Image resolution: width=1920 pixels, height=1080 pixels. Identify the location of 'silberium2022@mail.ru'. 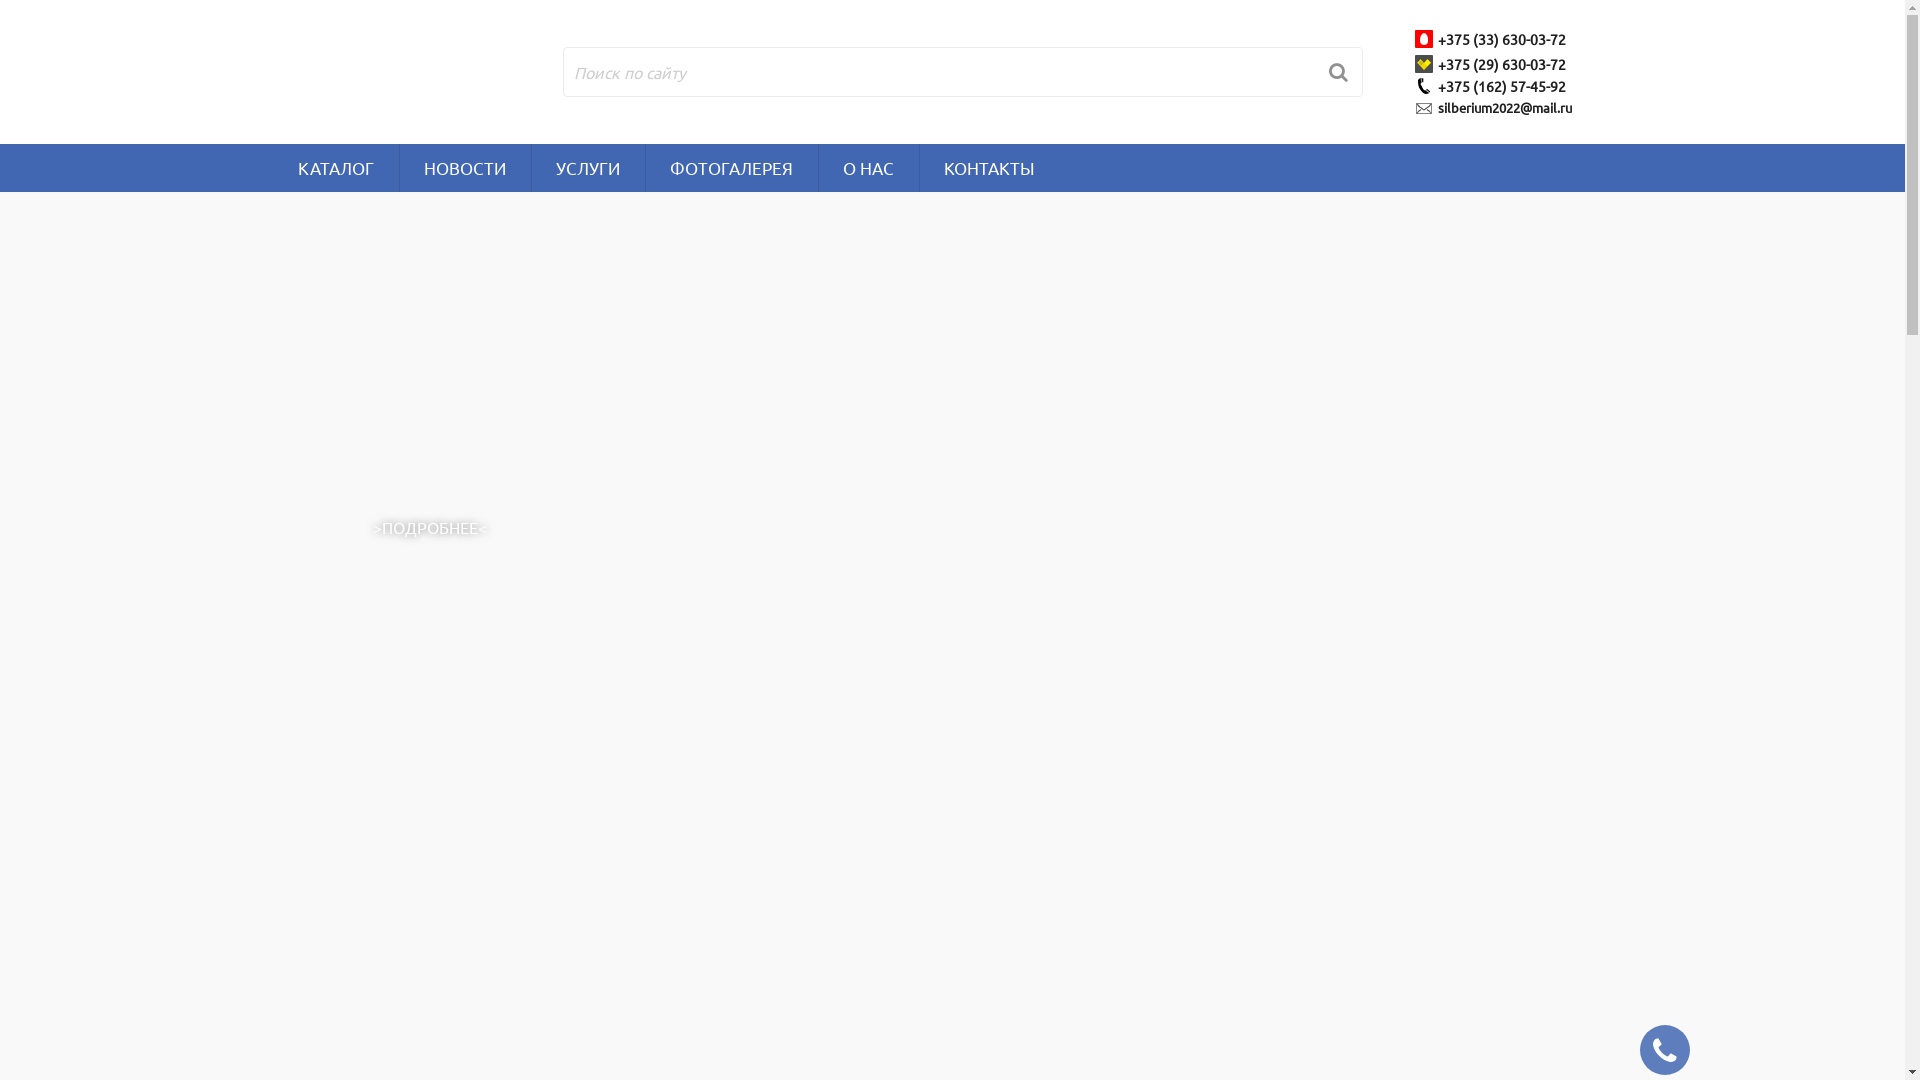
(1507, 107).